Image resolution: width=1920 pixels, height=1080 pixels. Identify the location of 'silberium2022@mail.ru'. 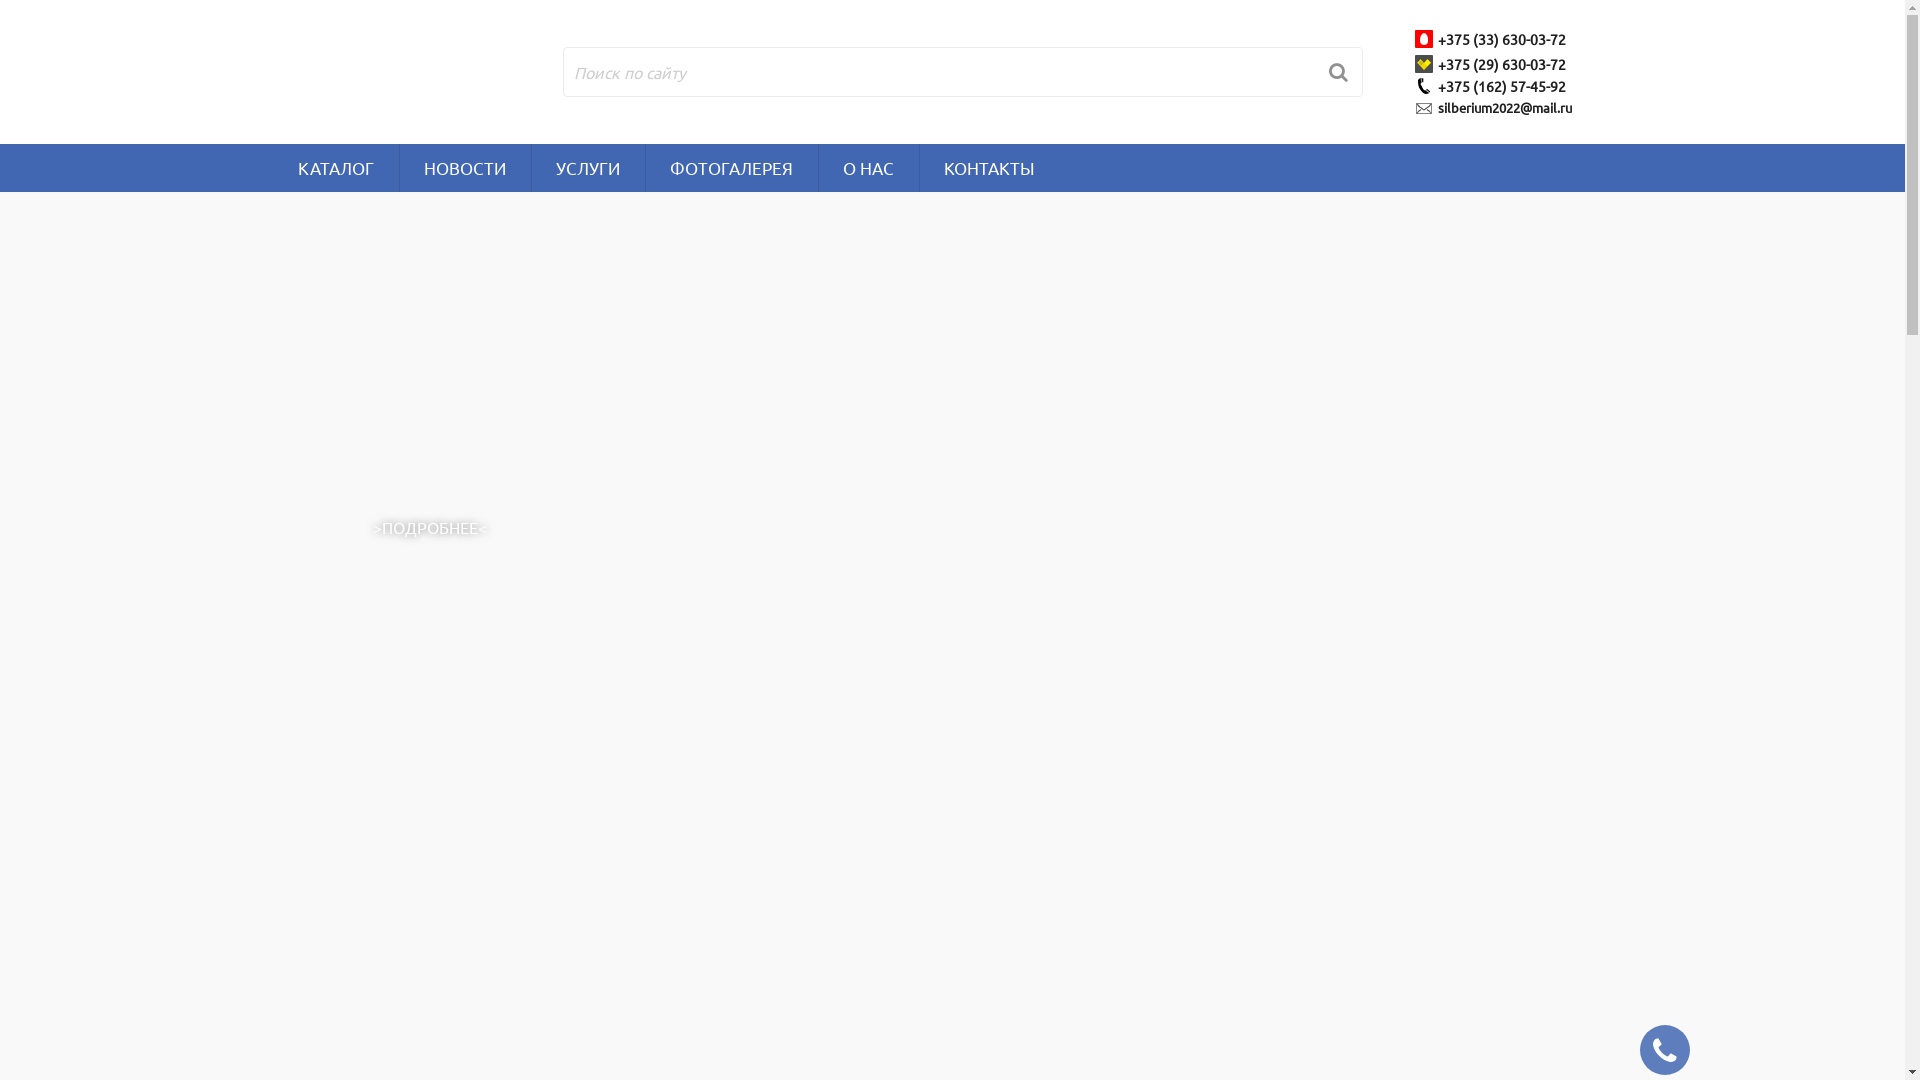
(1507, 107).